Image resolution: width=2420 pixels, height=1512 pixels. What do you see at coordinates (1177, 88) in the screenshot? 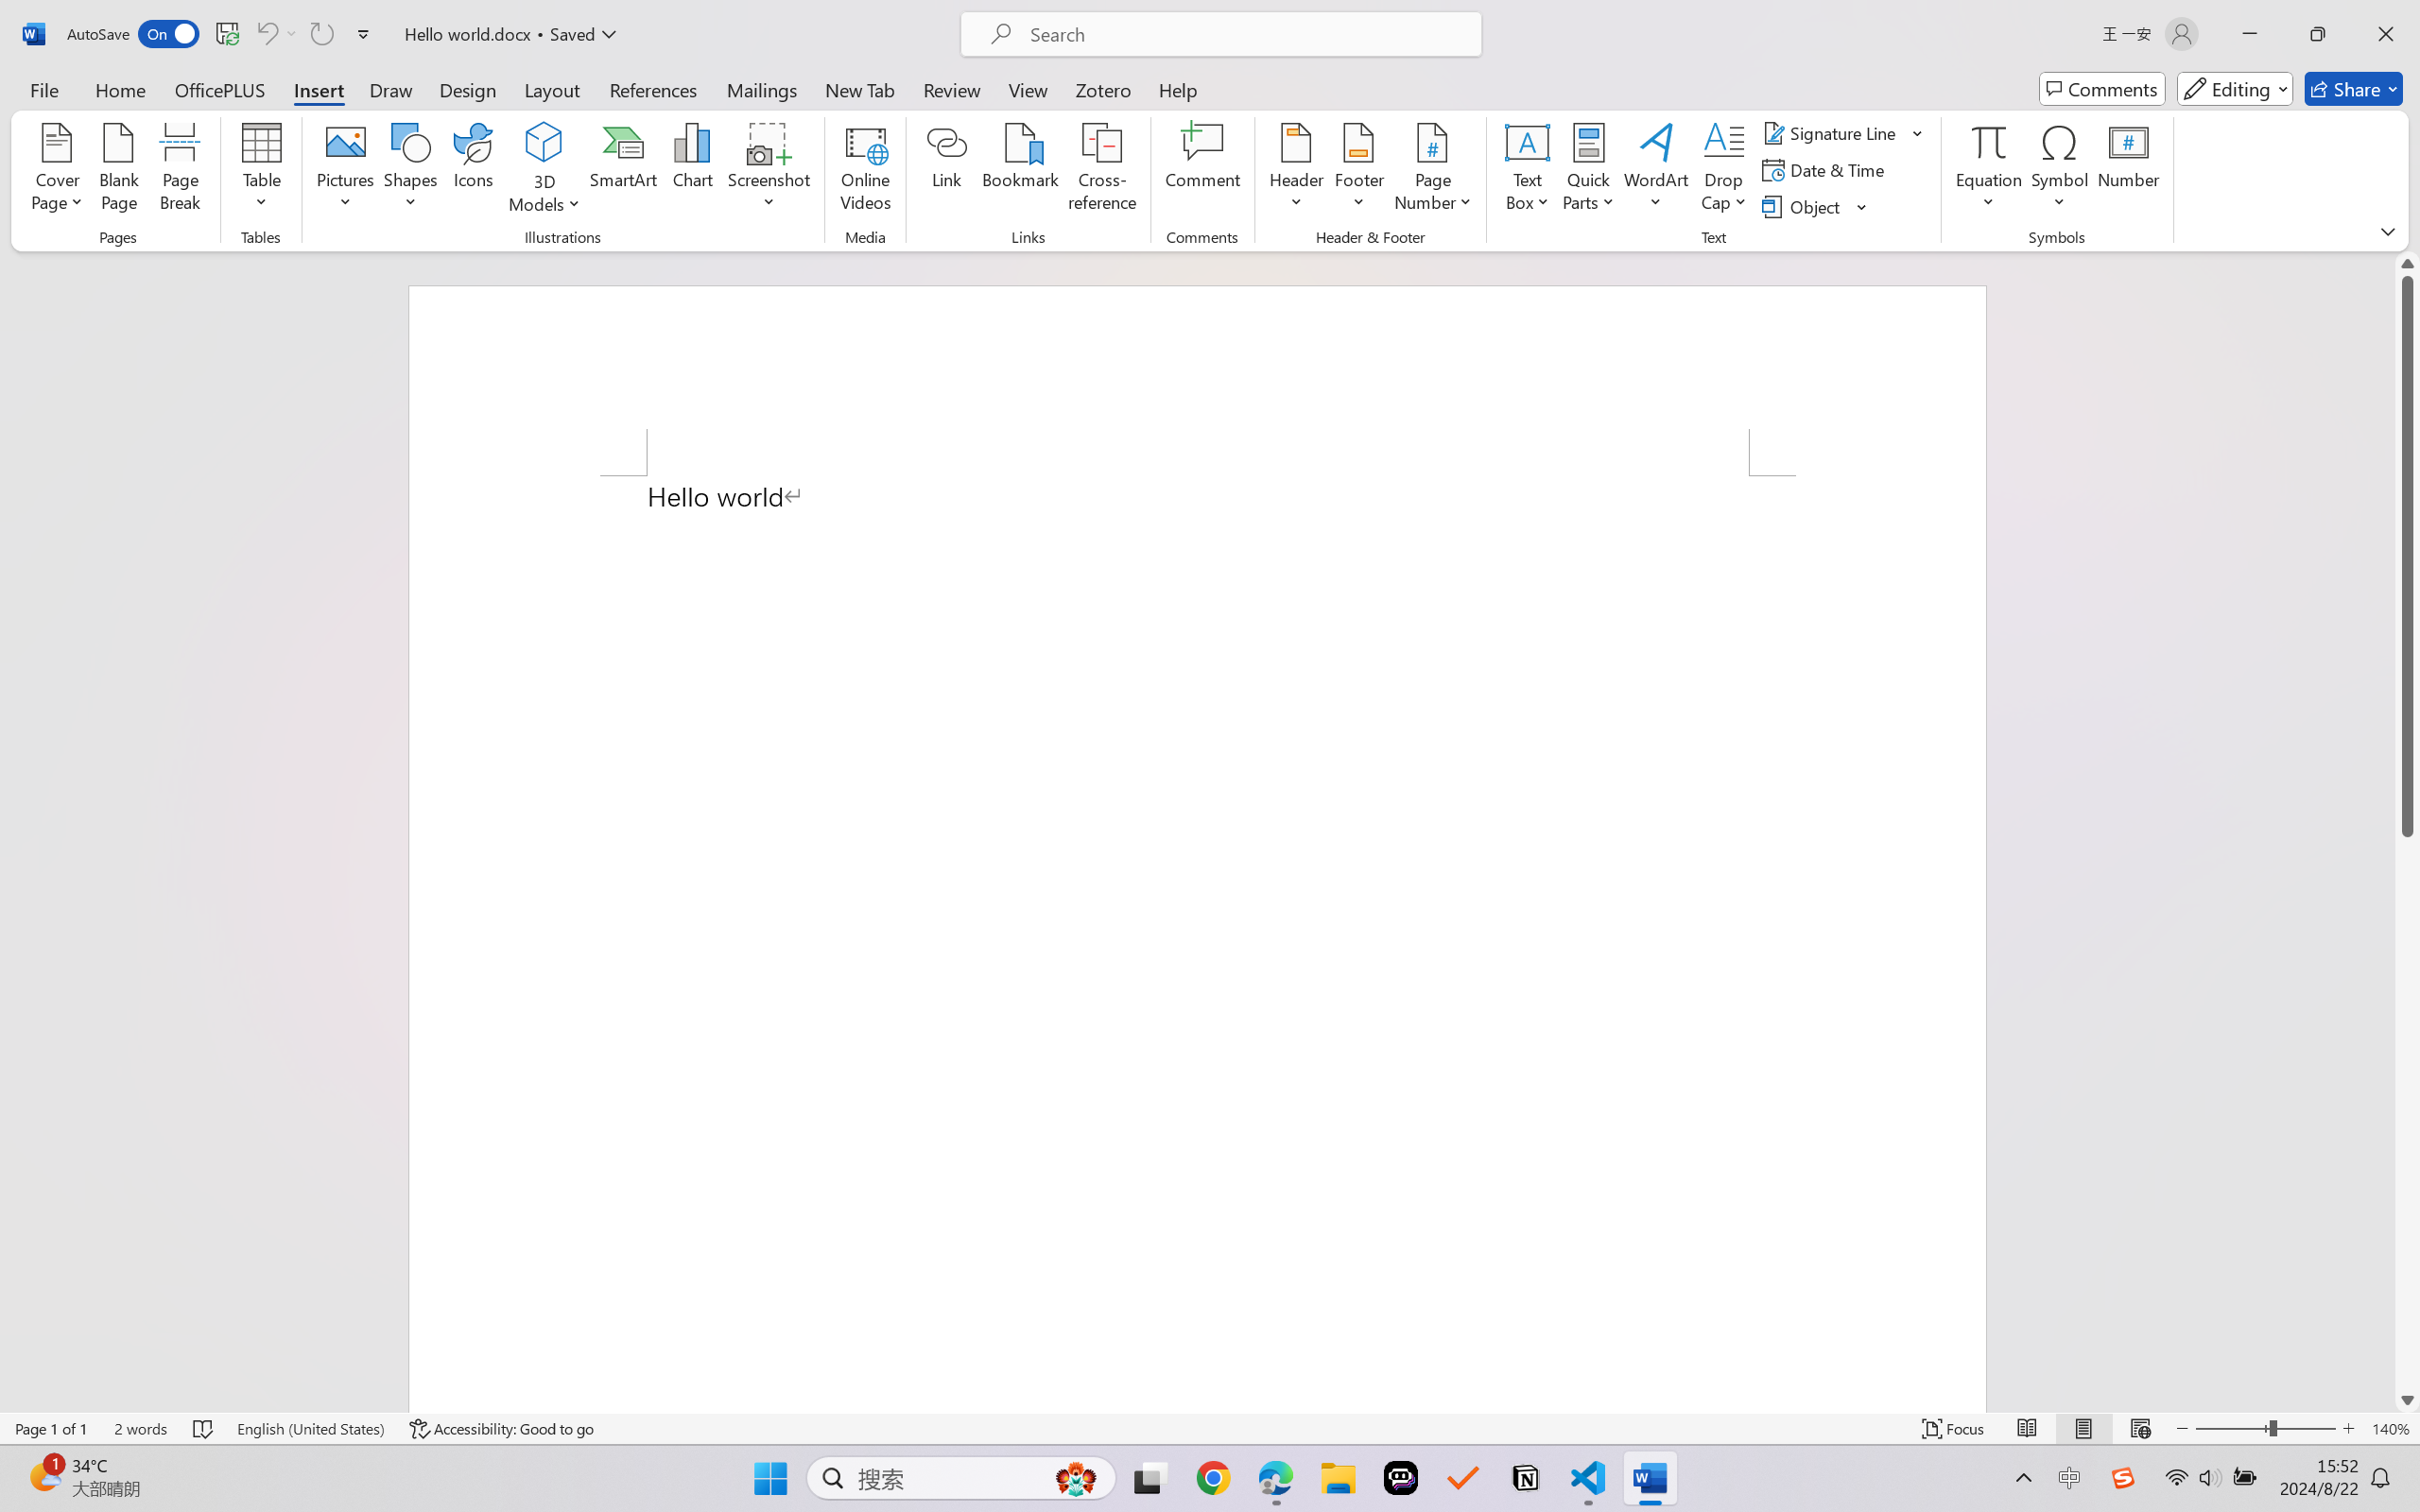
I see `'Help'` at bounding box center [1177, 88].